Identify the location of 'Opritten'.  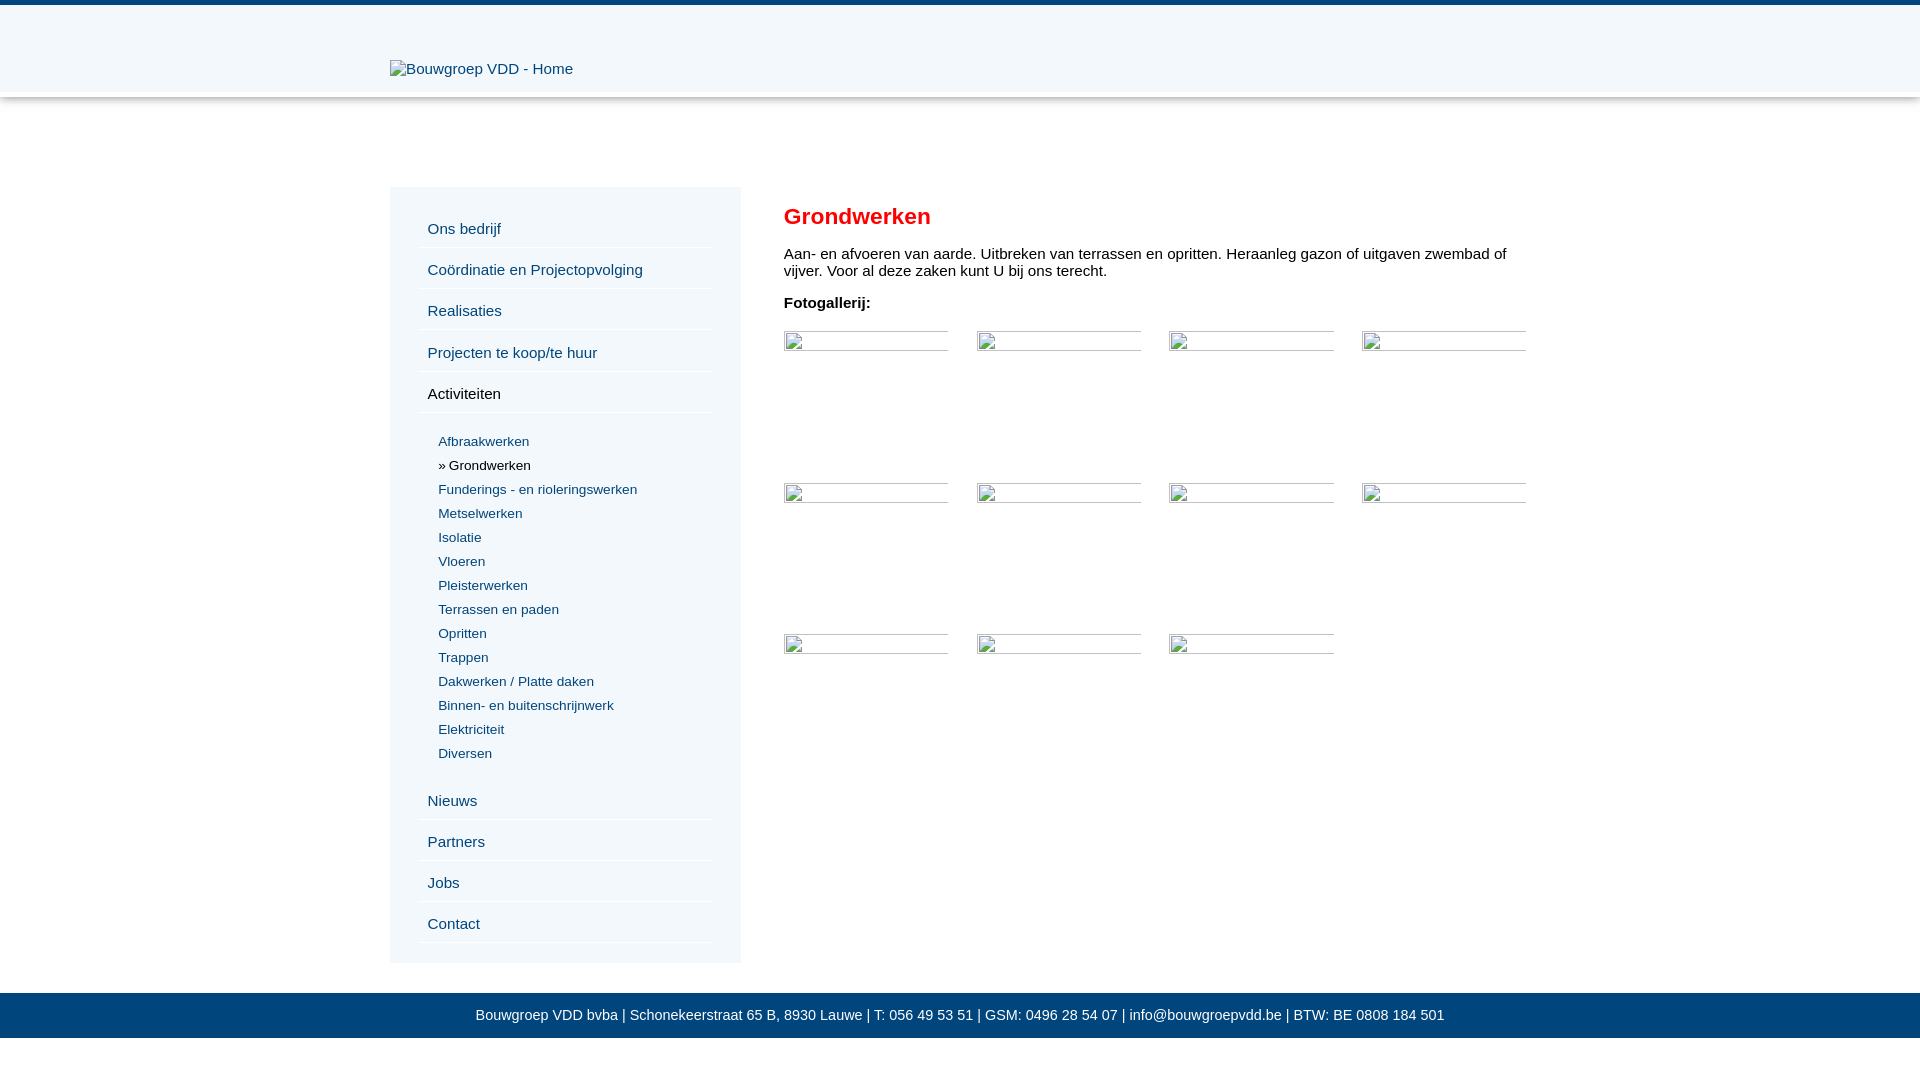
(569, 633).